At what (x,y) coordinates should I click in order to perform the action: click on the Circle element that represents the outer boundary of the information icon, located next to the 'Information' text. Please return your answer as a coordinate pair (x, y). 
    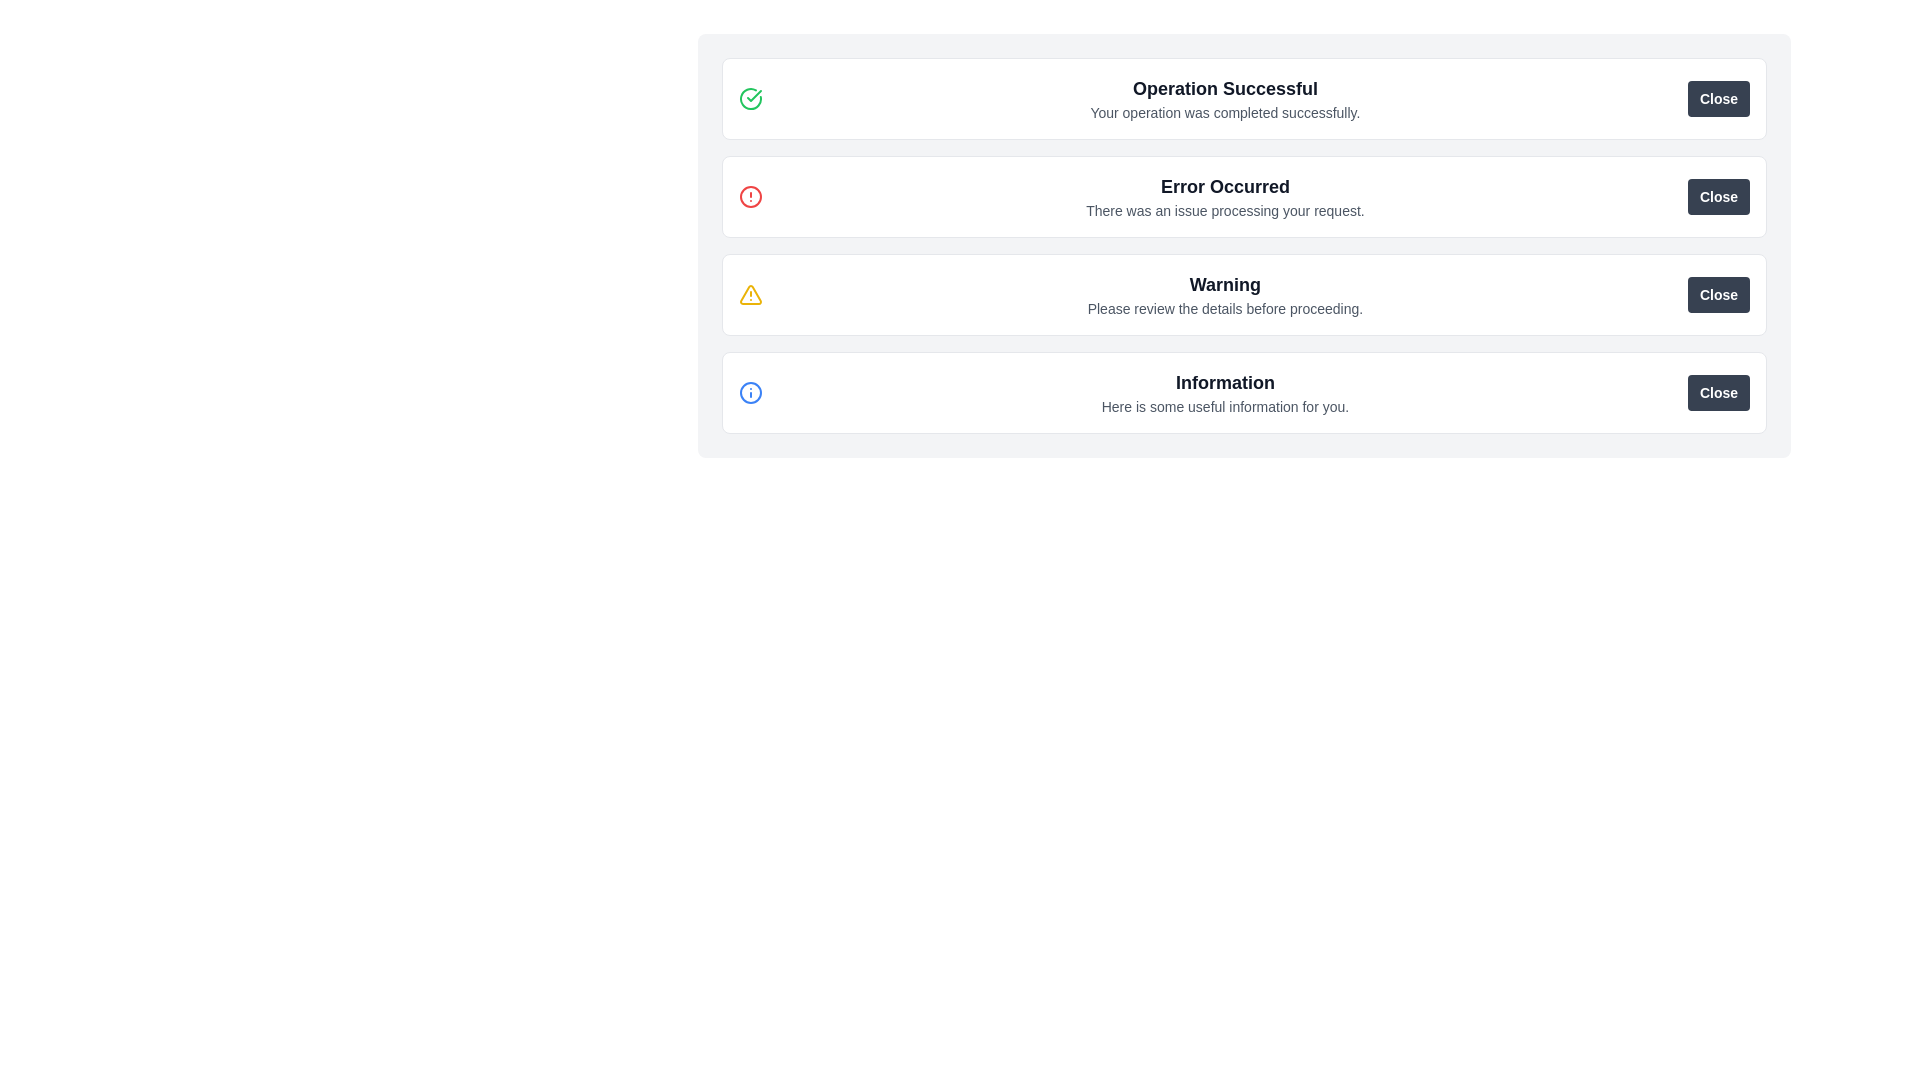
    Looking at the image, I should click on (749, 393).